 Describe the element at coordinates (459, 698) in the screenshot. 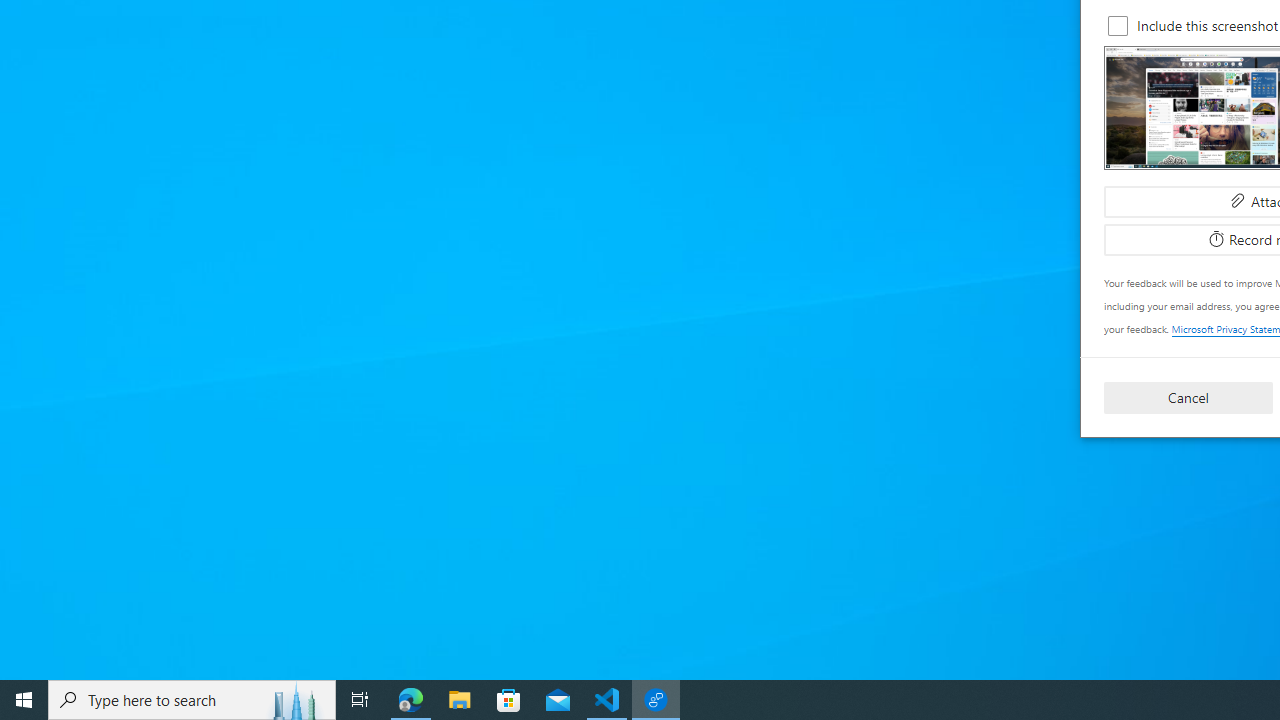

I see `'File Explorer'` at that location.